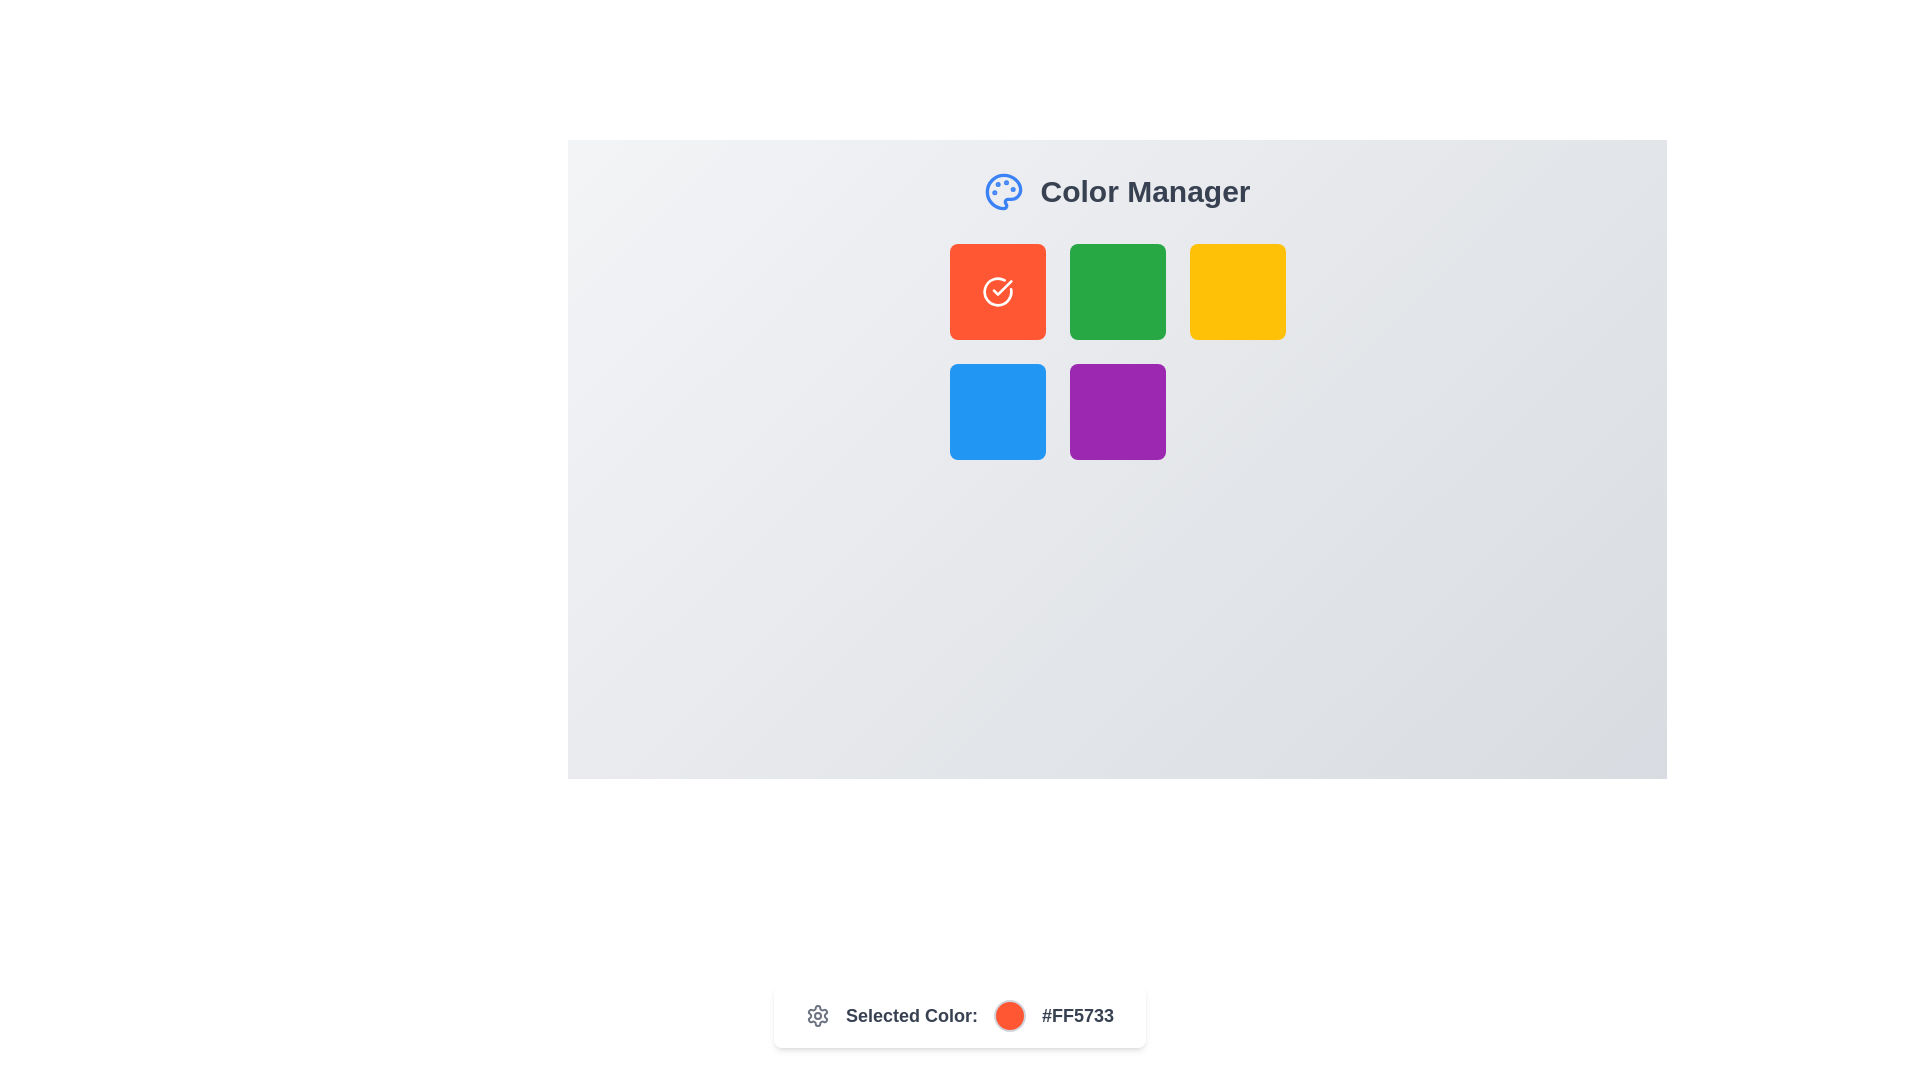  What do you see at coordinates (1004, 192) in the screenshot?
I see `the painter's palette icon, which is a blue circular design with cutouts and small circles resembling paint blobs, located to the left of the 'Color Manager' label` at bounding box center [1004, 192].